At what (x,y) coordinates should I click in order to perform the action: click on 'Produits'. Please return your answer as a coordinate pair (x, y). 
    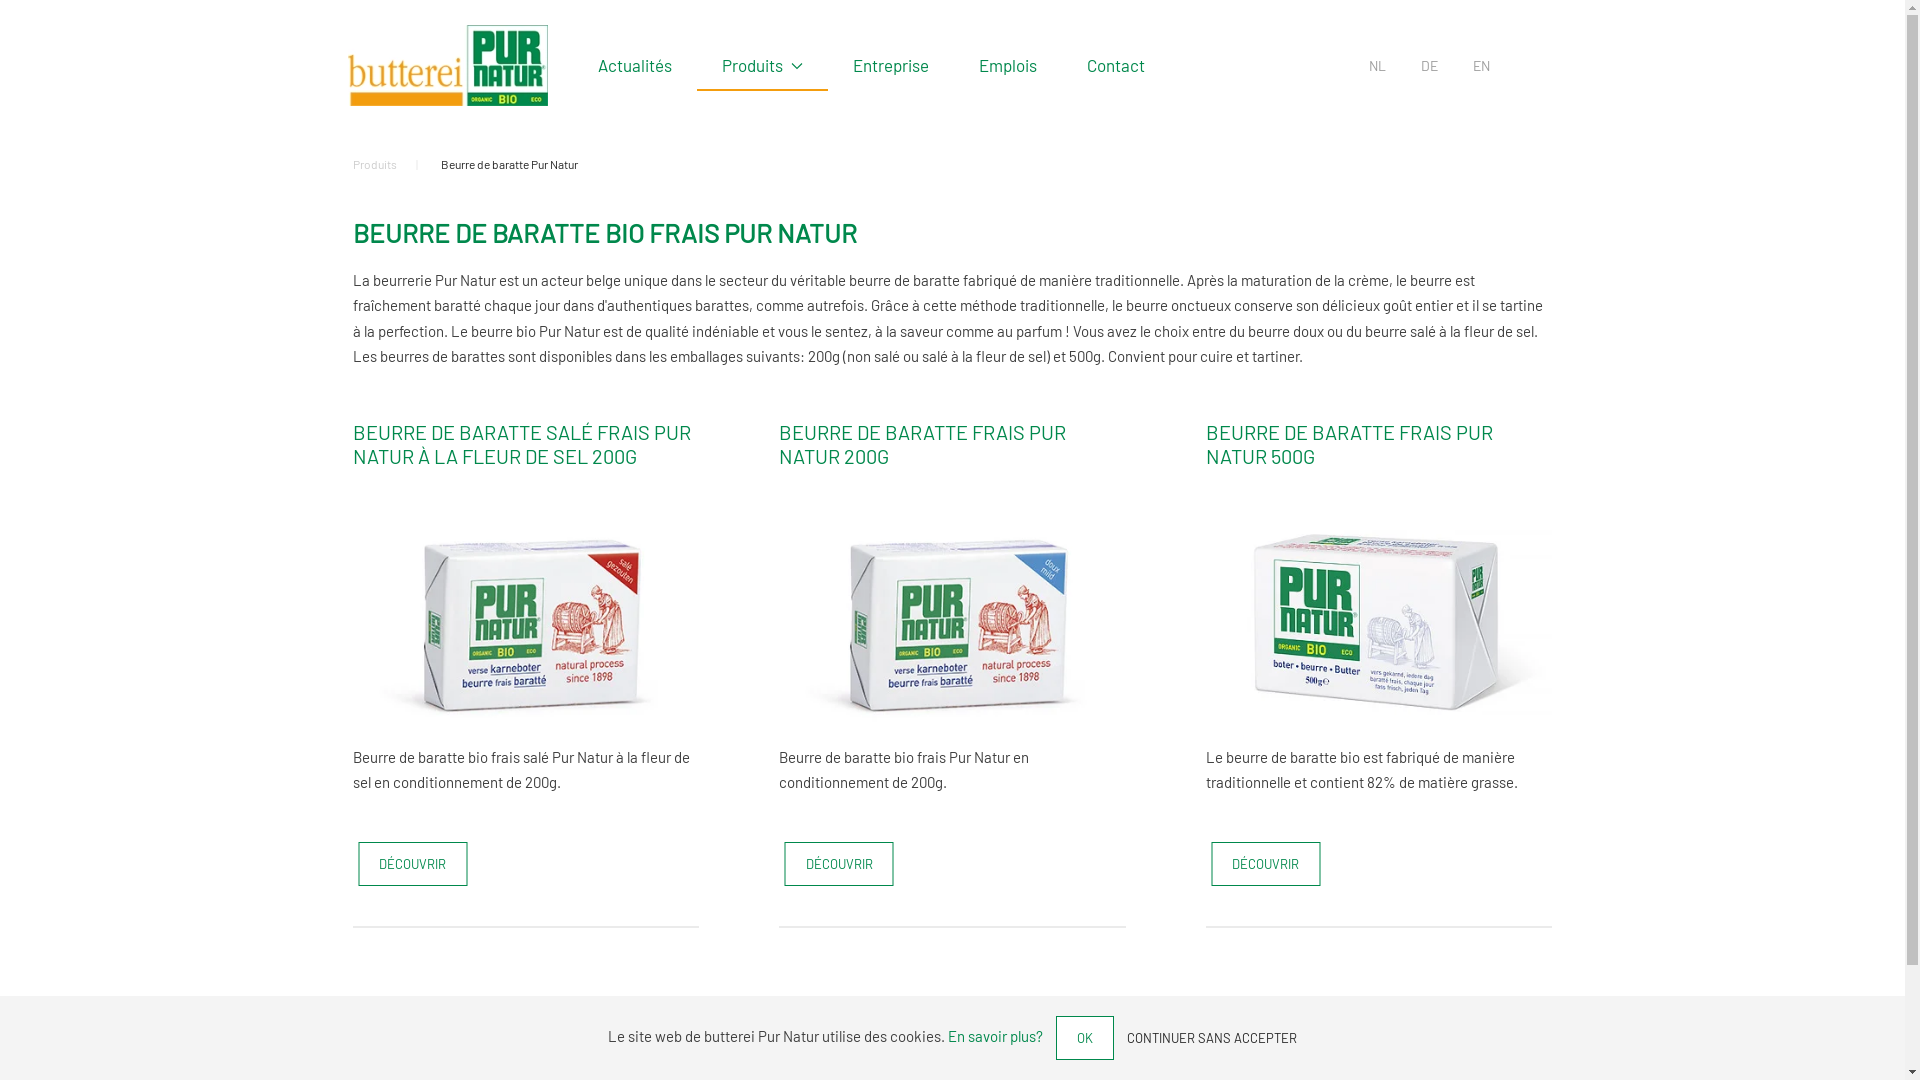
    Looking at the image, I should click on (351, 163).